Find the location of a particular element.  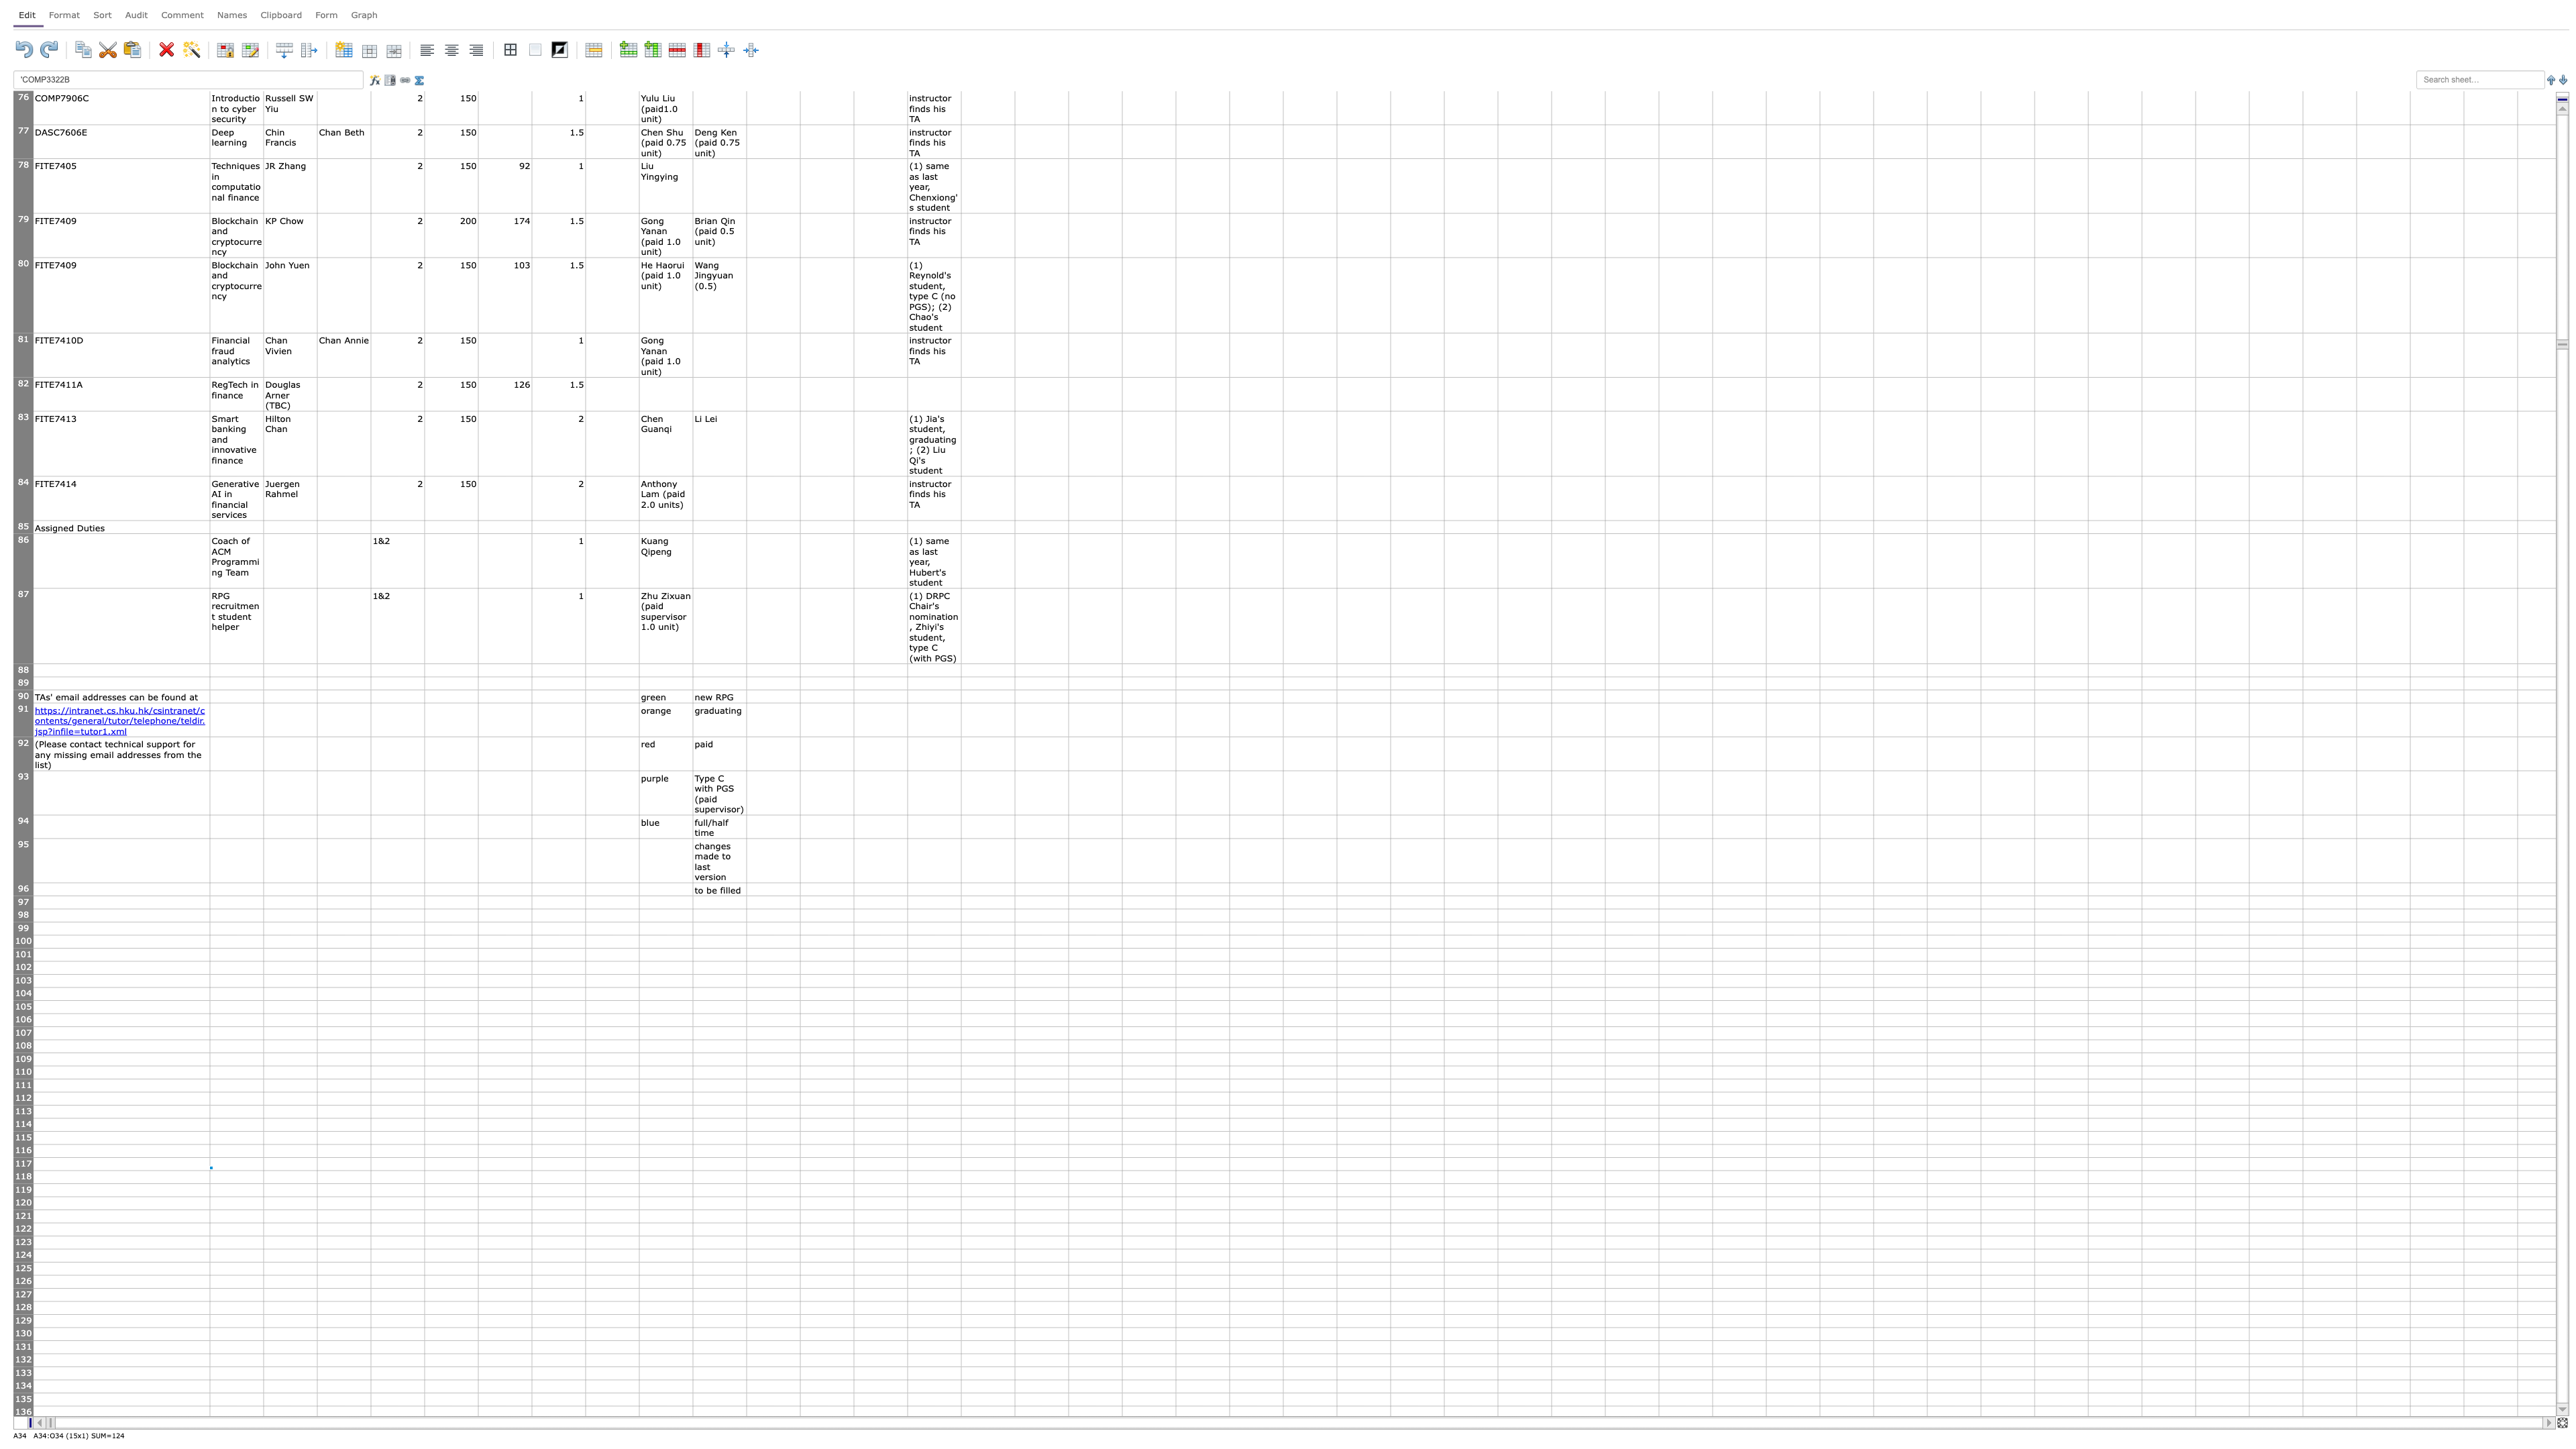

row 117 is located at coordinates (23, 1163).